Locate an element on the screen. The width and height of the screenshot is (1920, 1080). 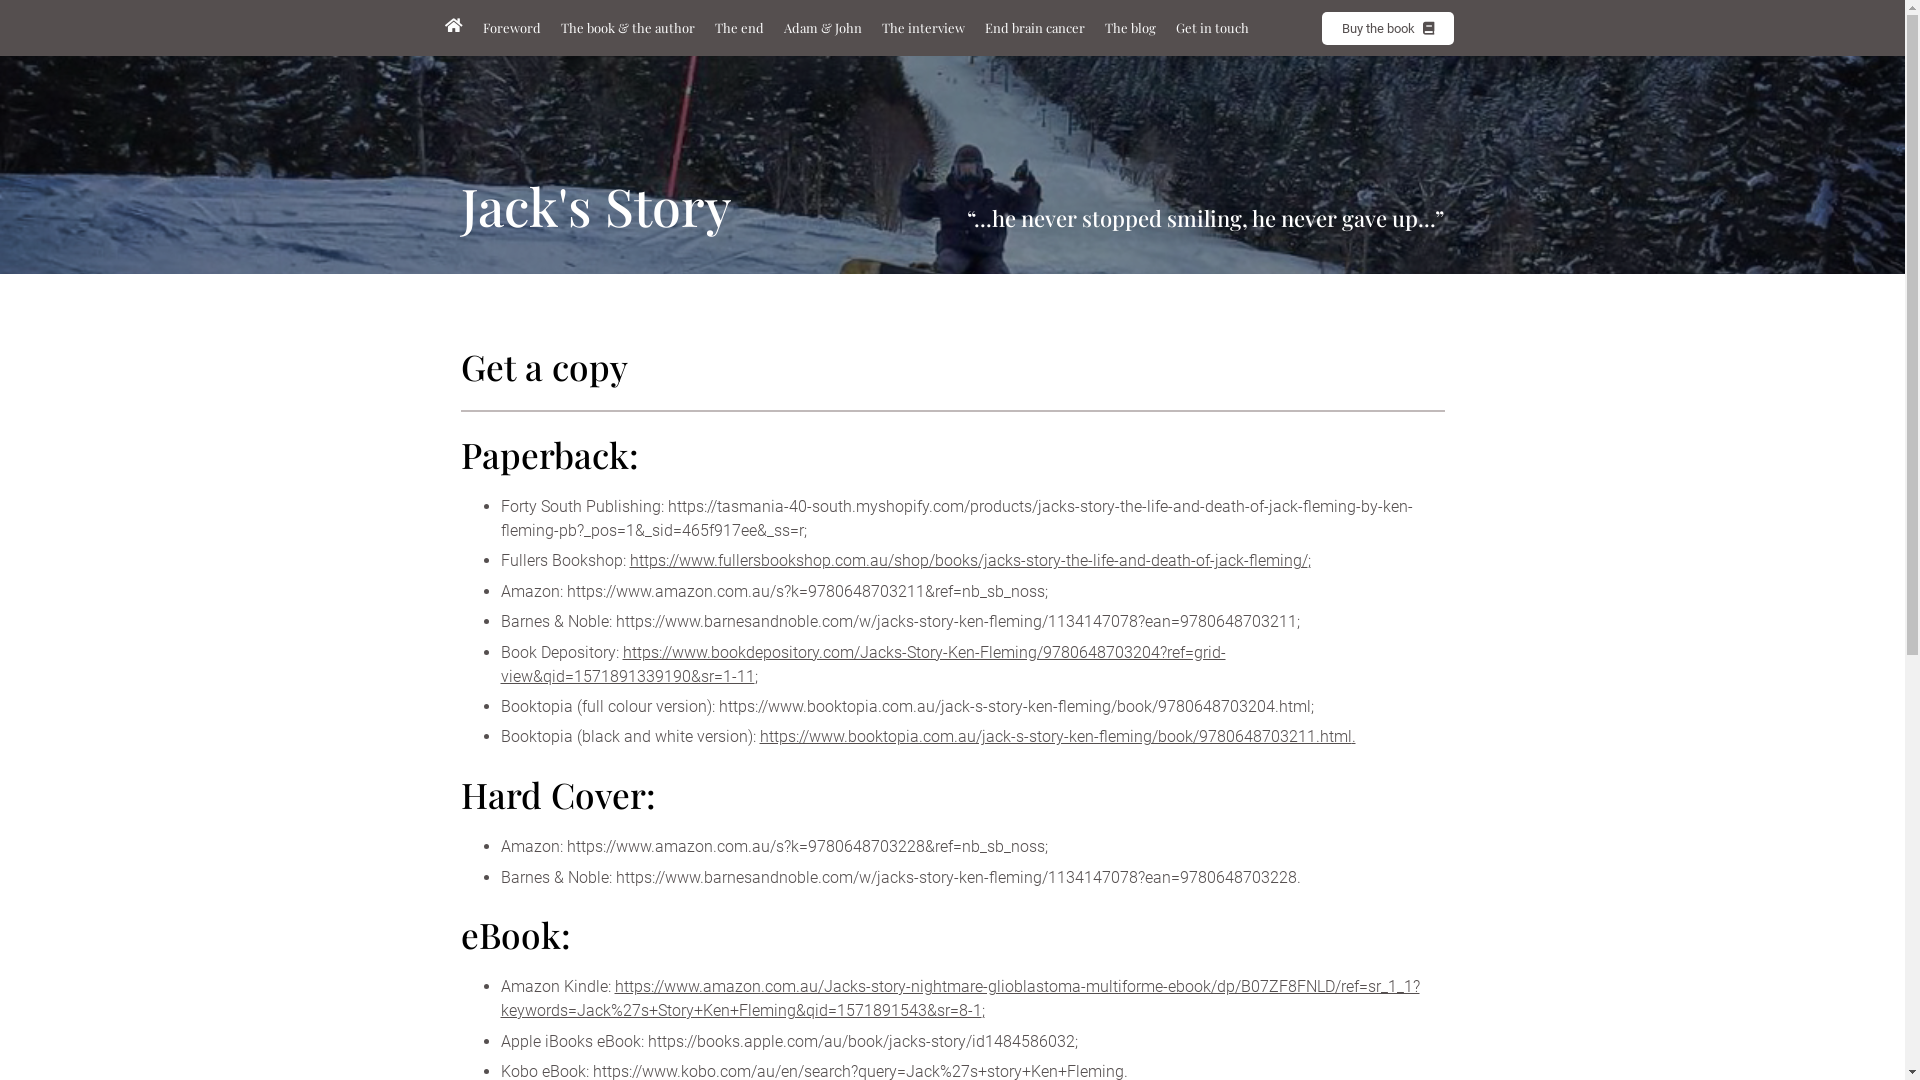
'https://www.amazon.com.au/s?k=9780648703228&ref=nb_sb_noss' is located at coordinates (805, 846).